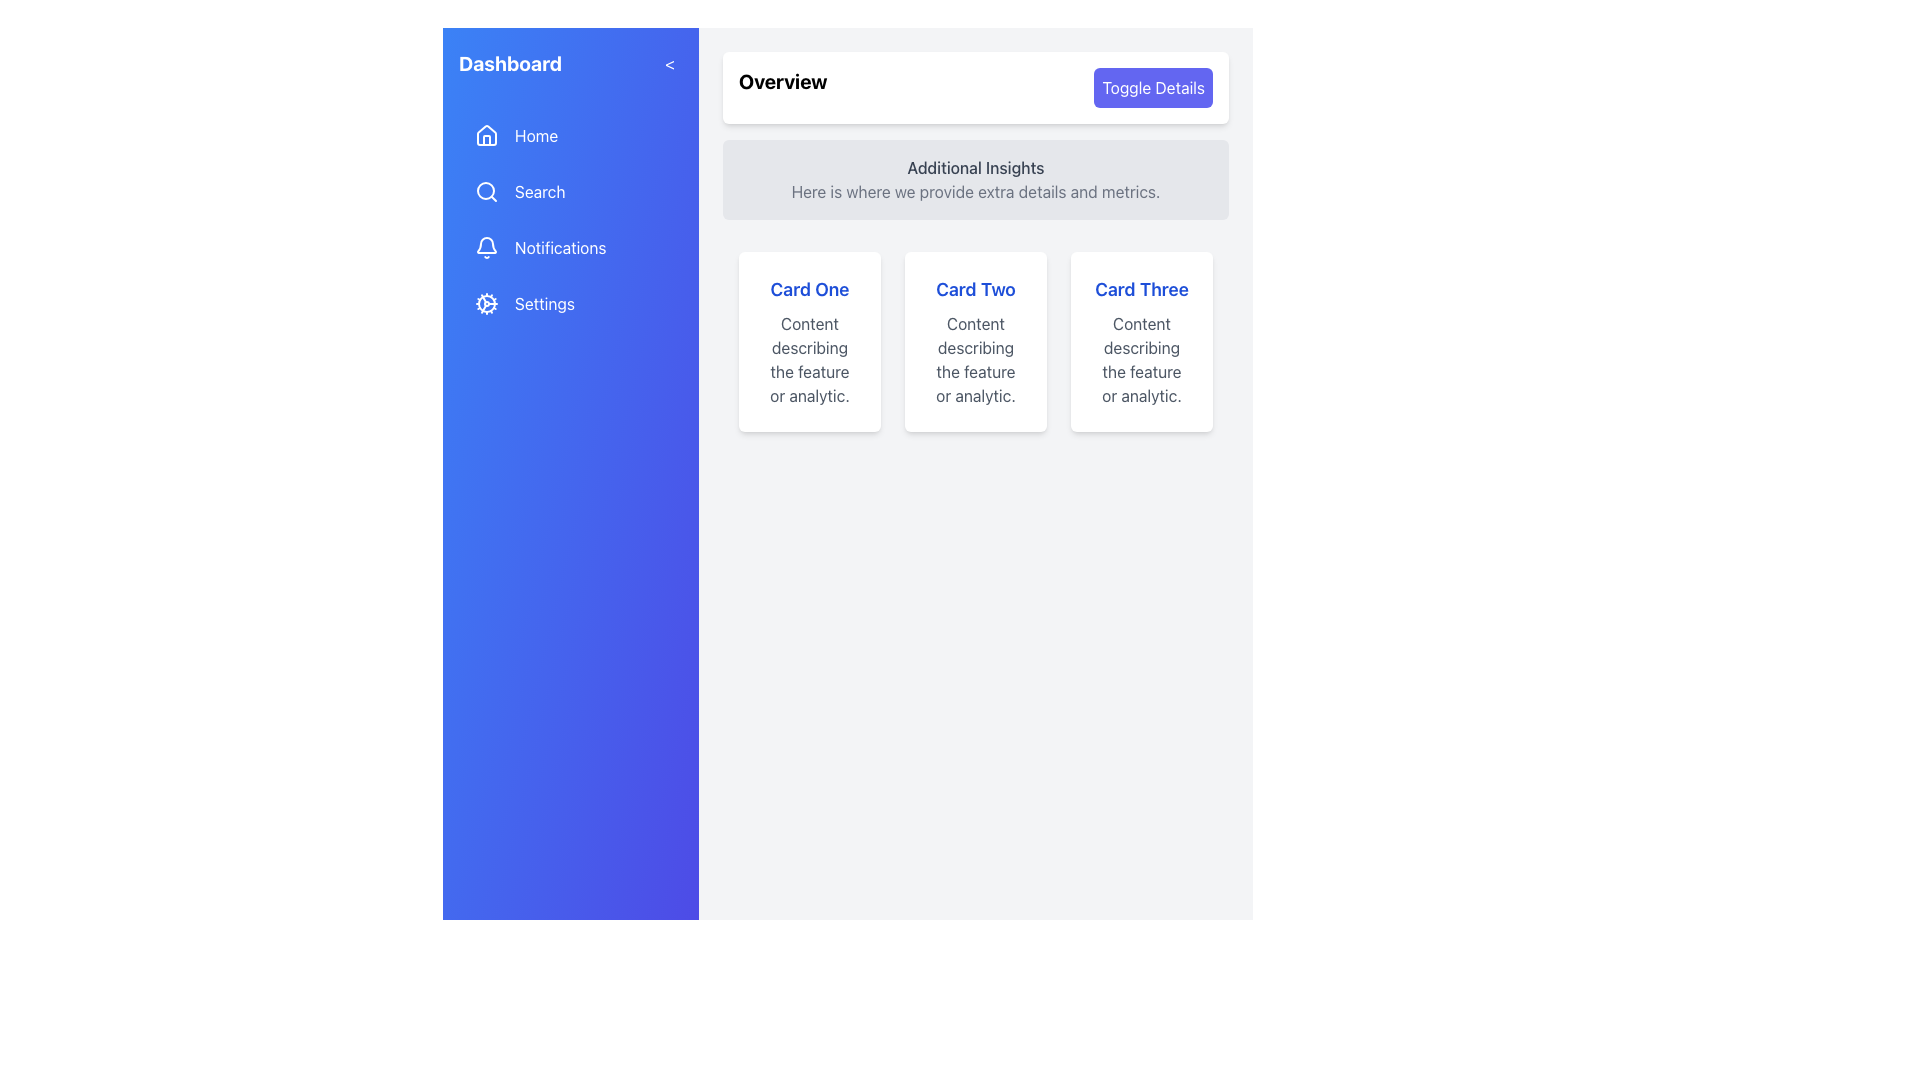  I want to click on the circular part of the search icon located in the vertical navigation menu on the left, so click(485, 191).